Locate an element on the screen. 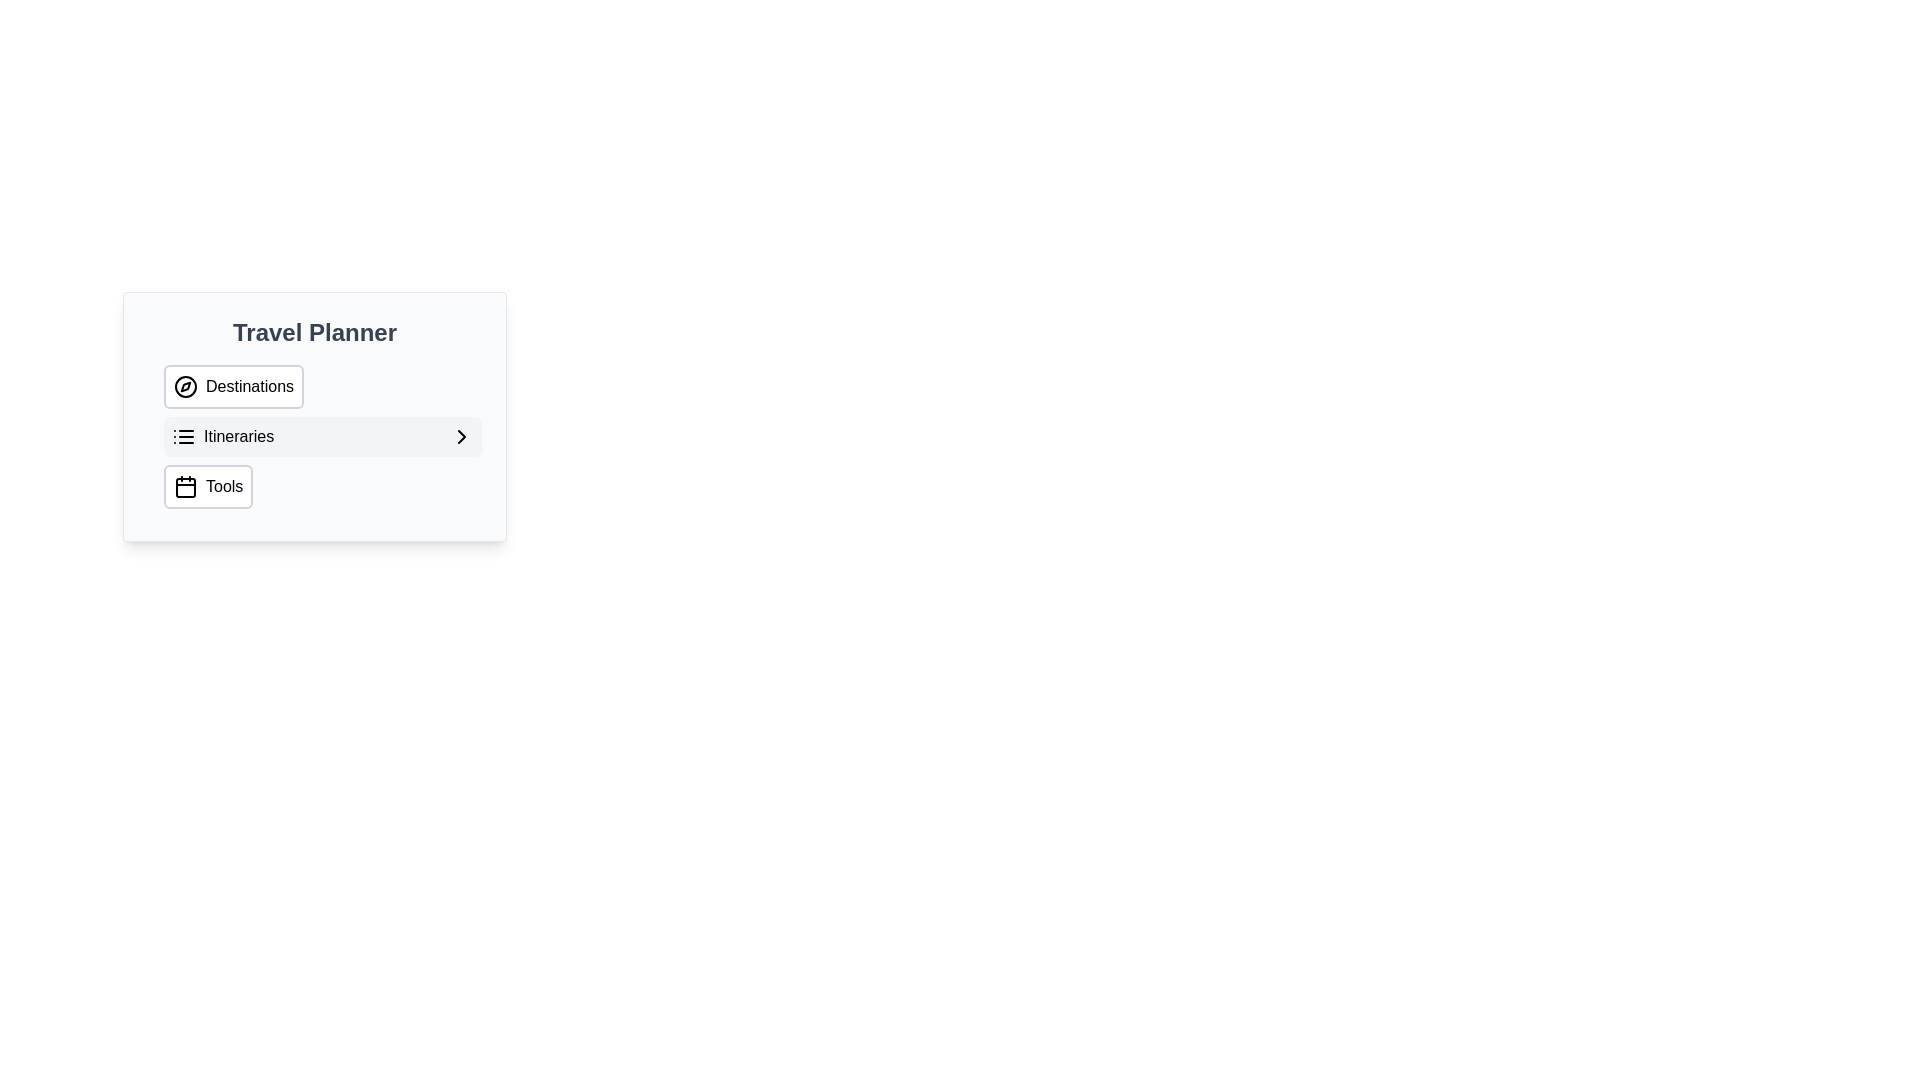 This screenshot has width=1920, height=1080. the right-facing chevron icon used for navigation next to the 'Itineraries' text is located at coordinates (460, 435).